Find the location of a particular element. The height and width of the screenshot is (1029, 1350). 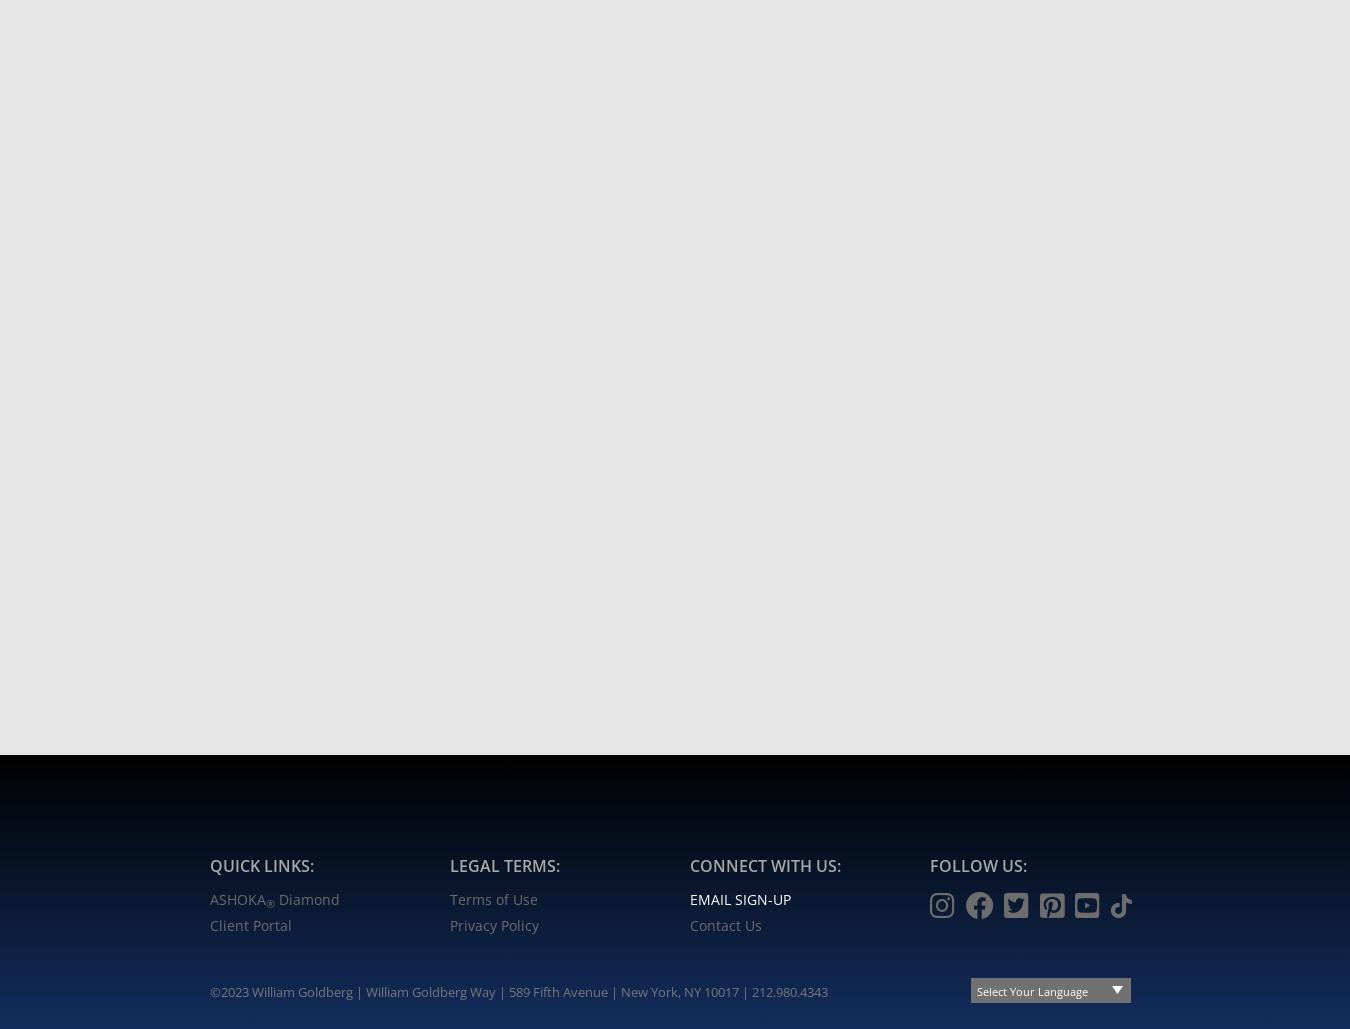

'QUICK LINKS:' is located at coordinates (261, 863).